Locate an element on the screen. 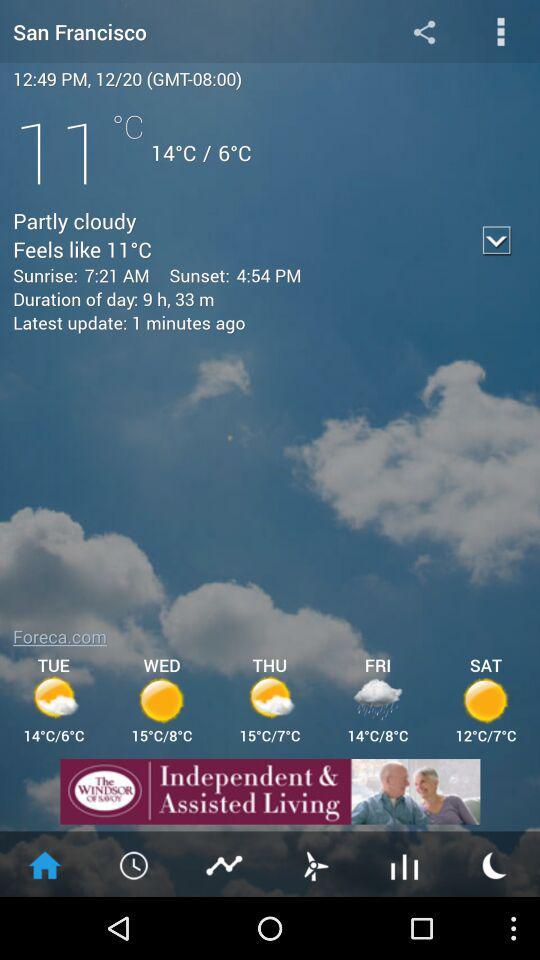  the chart is located at coordinates (224, 863).